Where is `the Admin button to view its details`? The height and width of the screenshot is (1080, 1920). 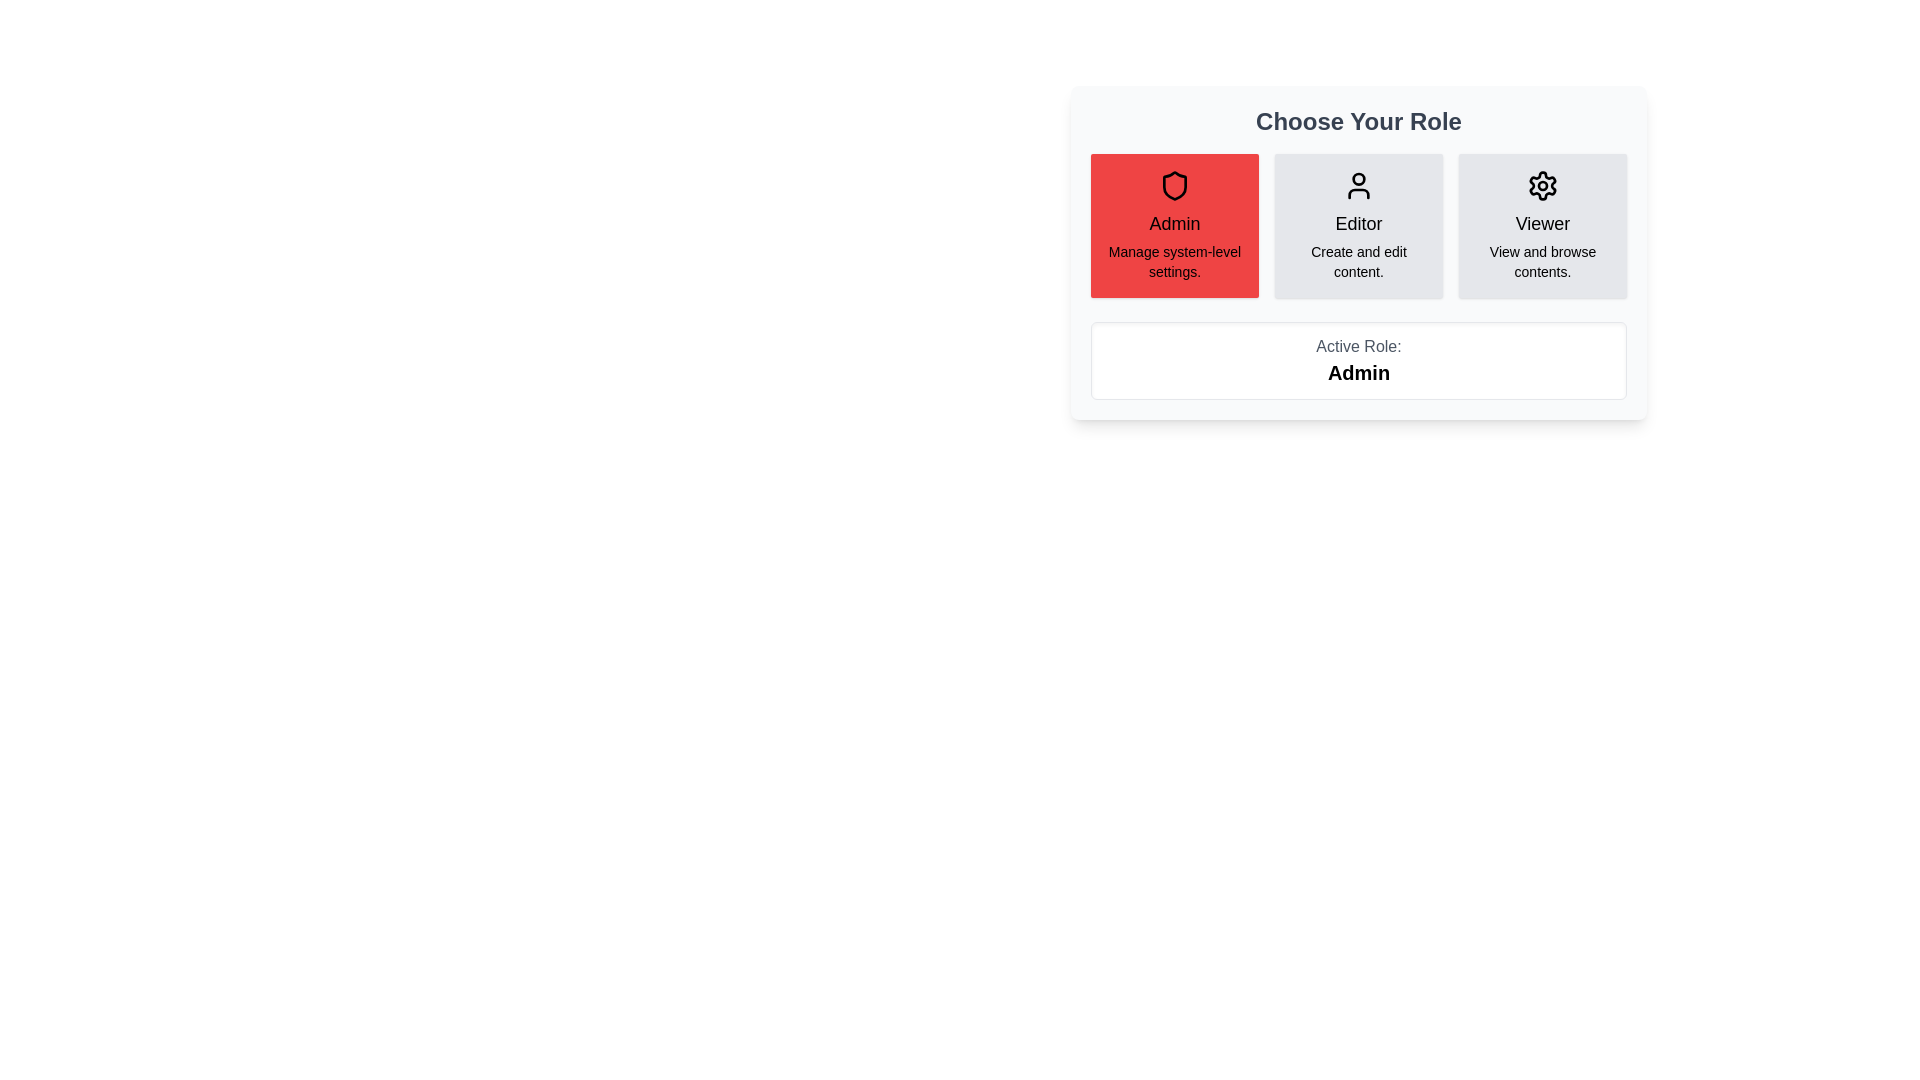
the Admin button to view its details is located at coordinates (1175, 225).